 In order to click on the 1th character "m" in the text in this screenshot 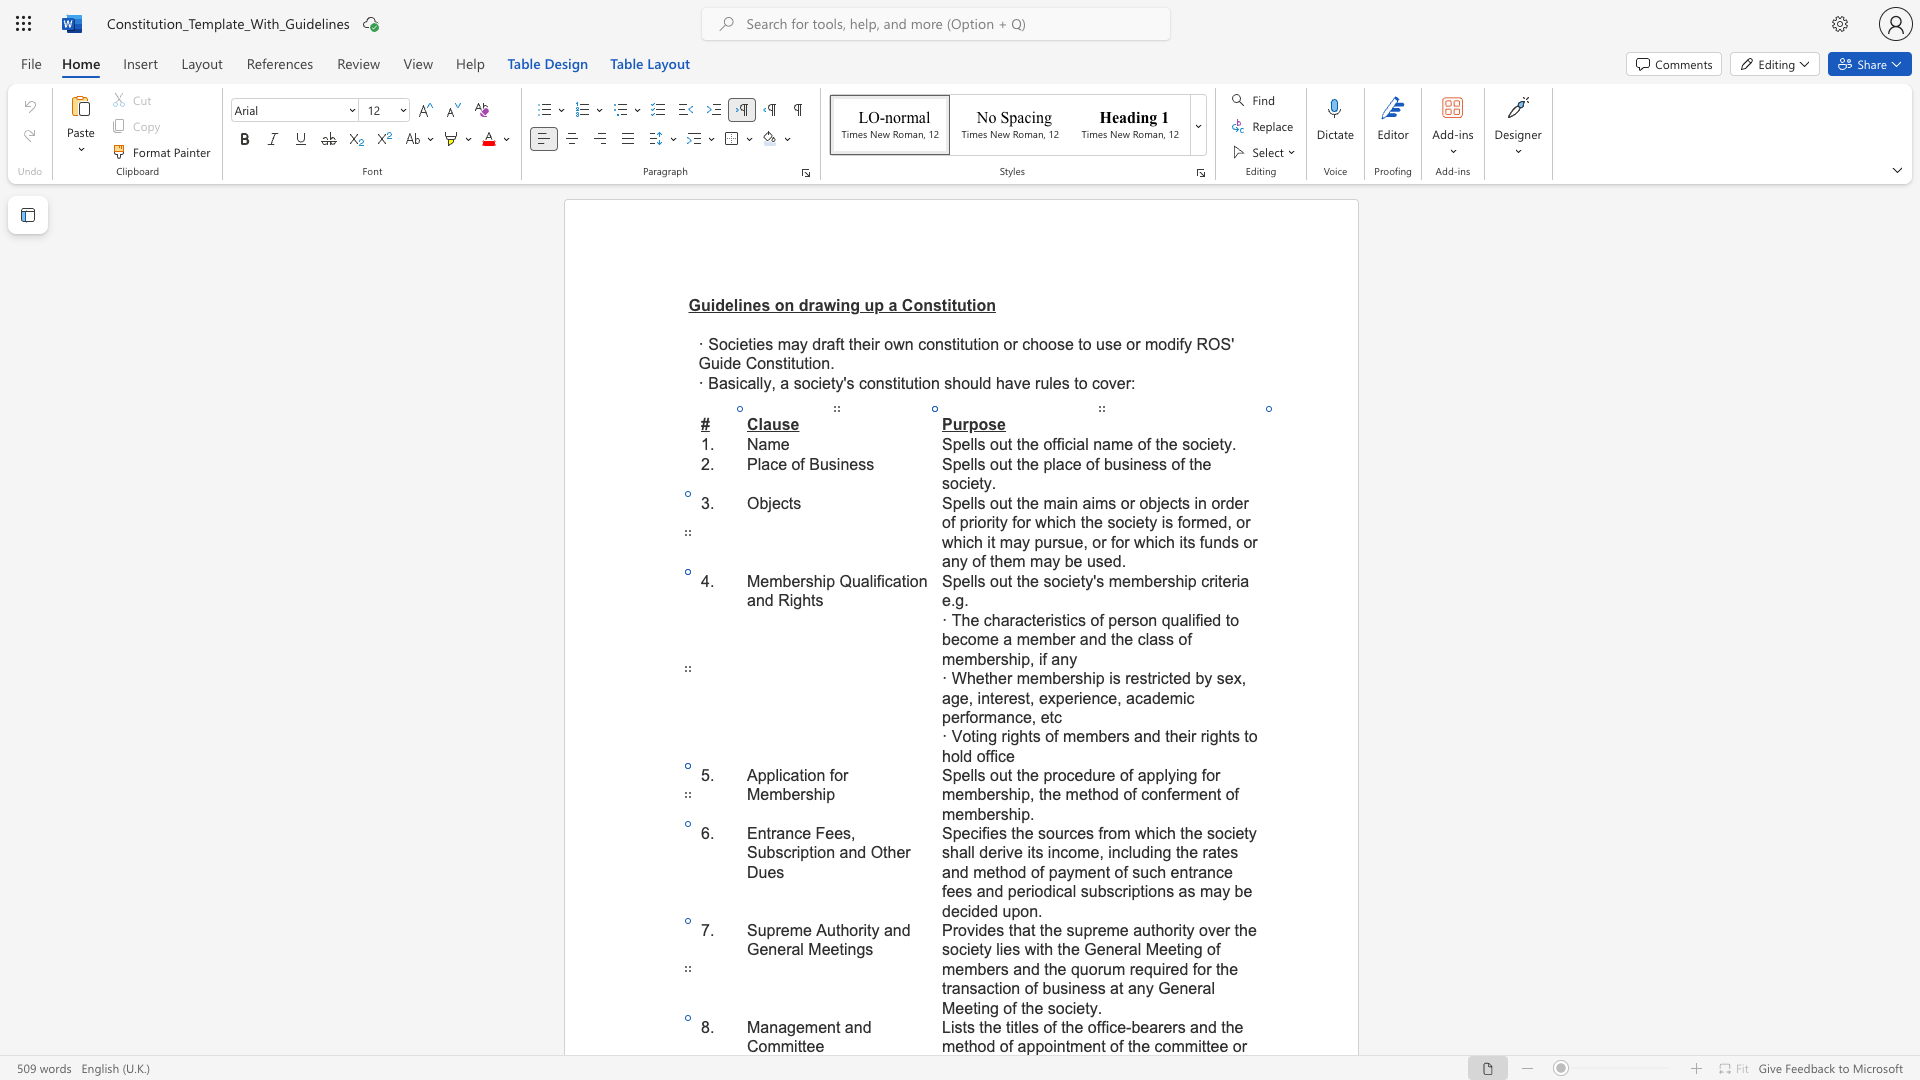, I will do `click(811, 1027)`.